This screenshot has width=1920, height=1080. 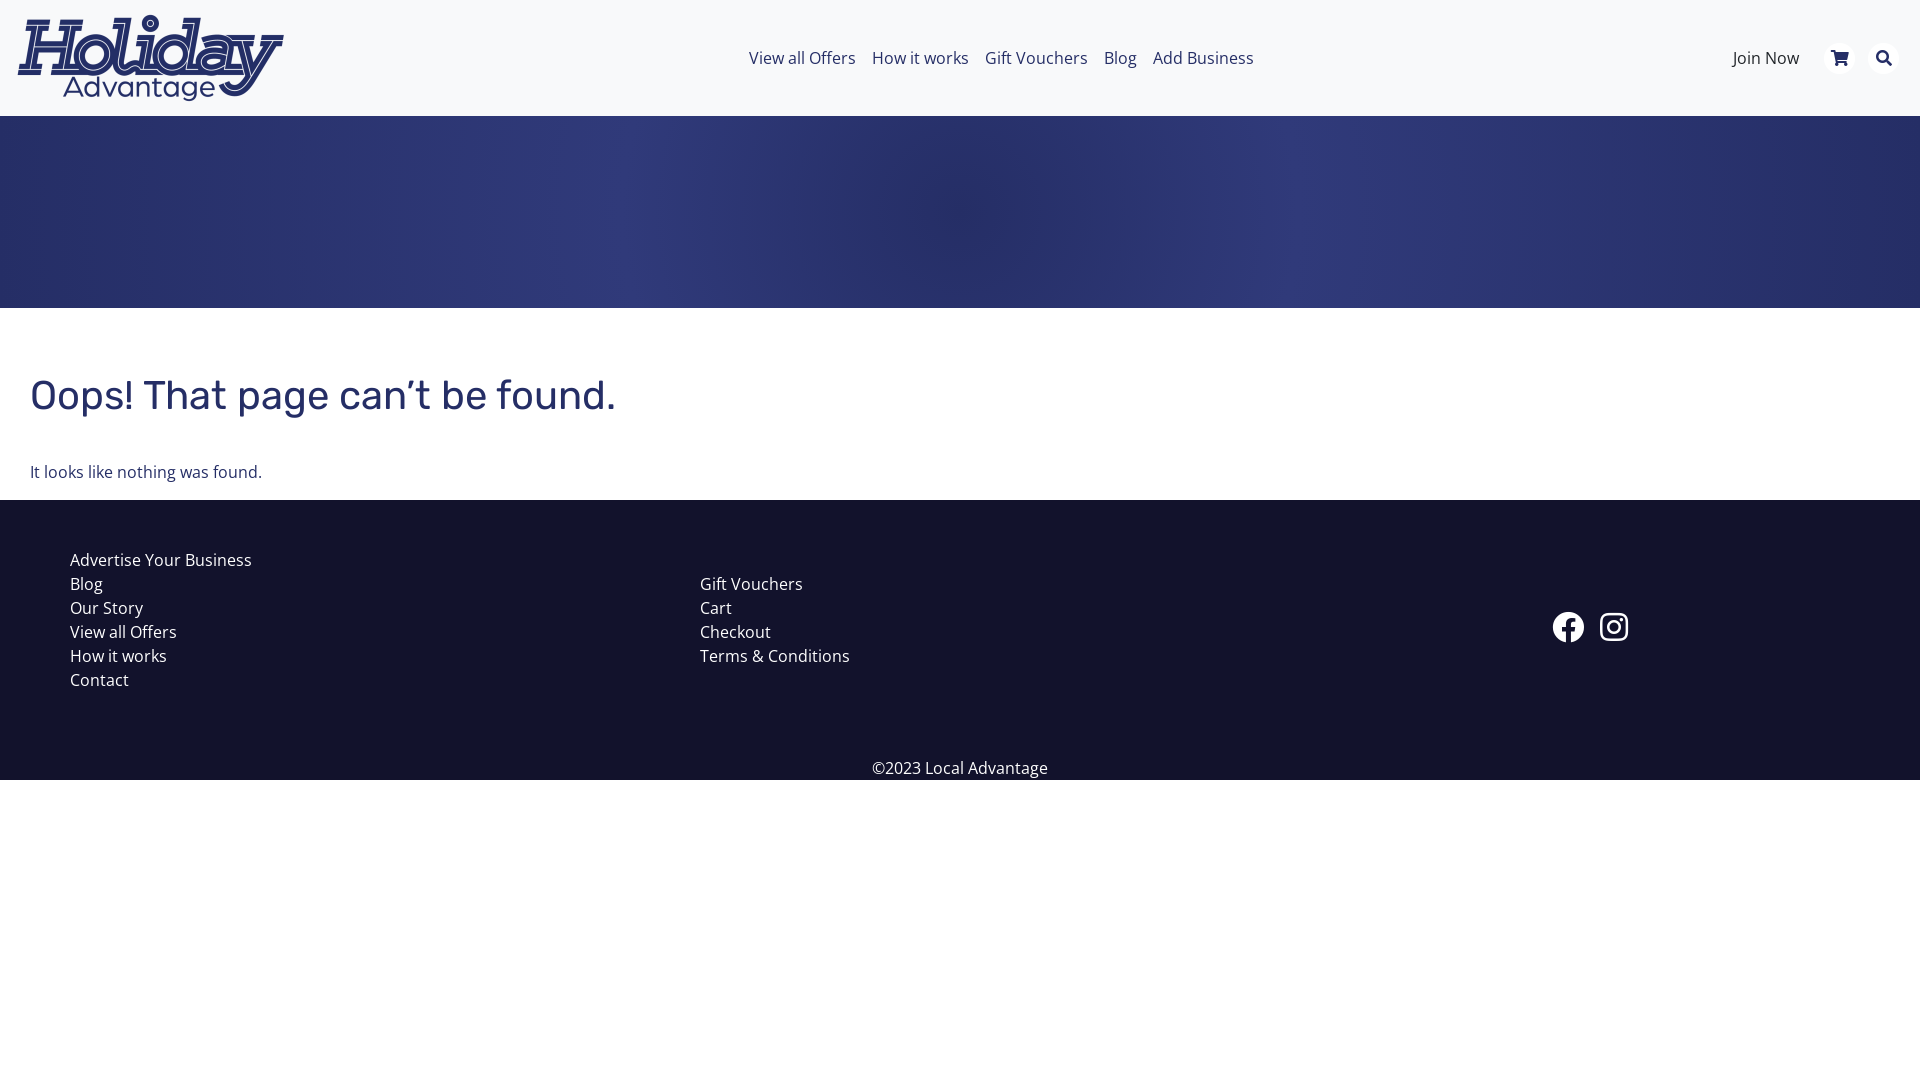 What do you see at coordinates (734, 632) in the screenshot?
I see `'Checkout'` at bounding box center [734, 632].